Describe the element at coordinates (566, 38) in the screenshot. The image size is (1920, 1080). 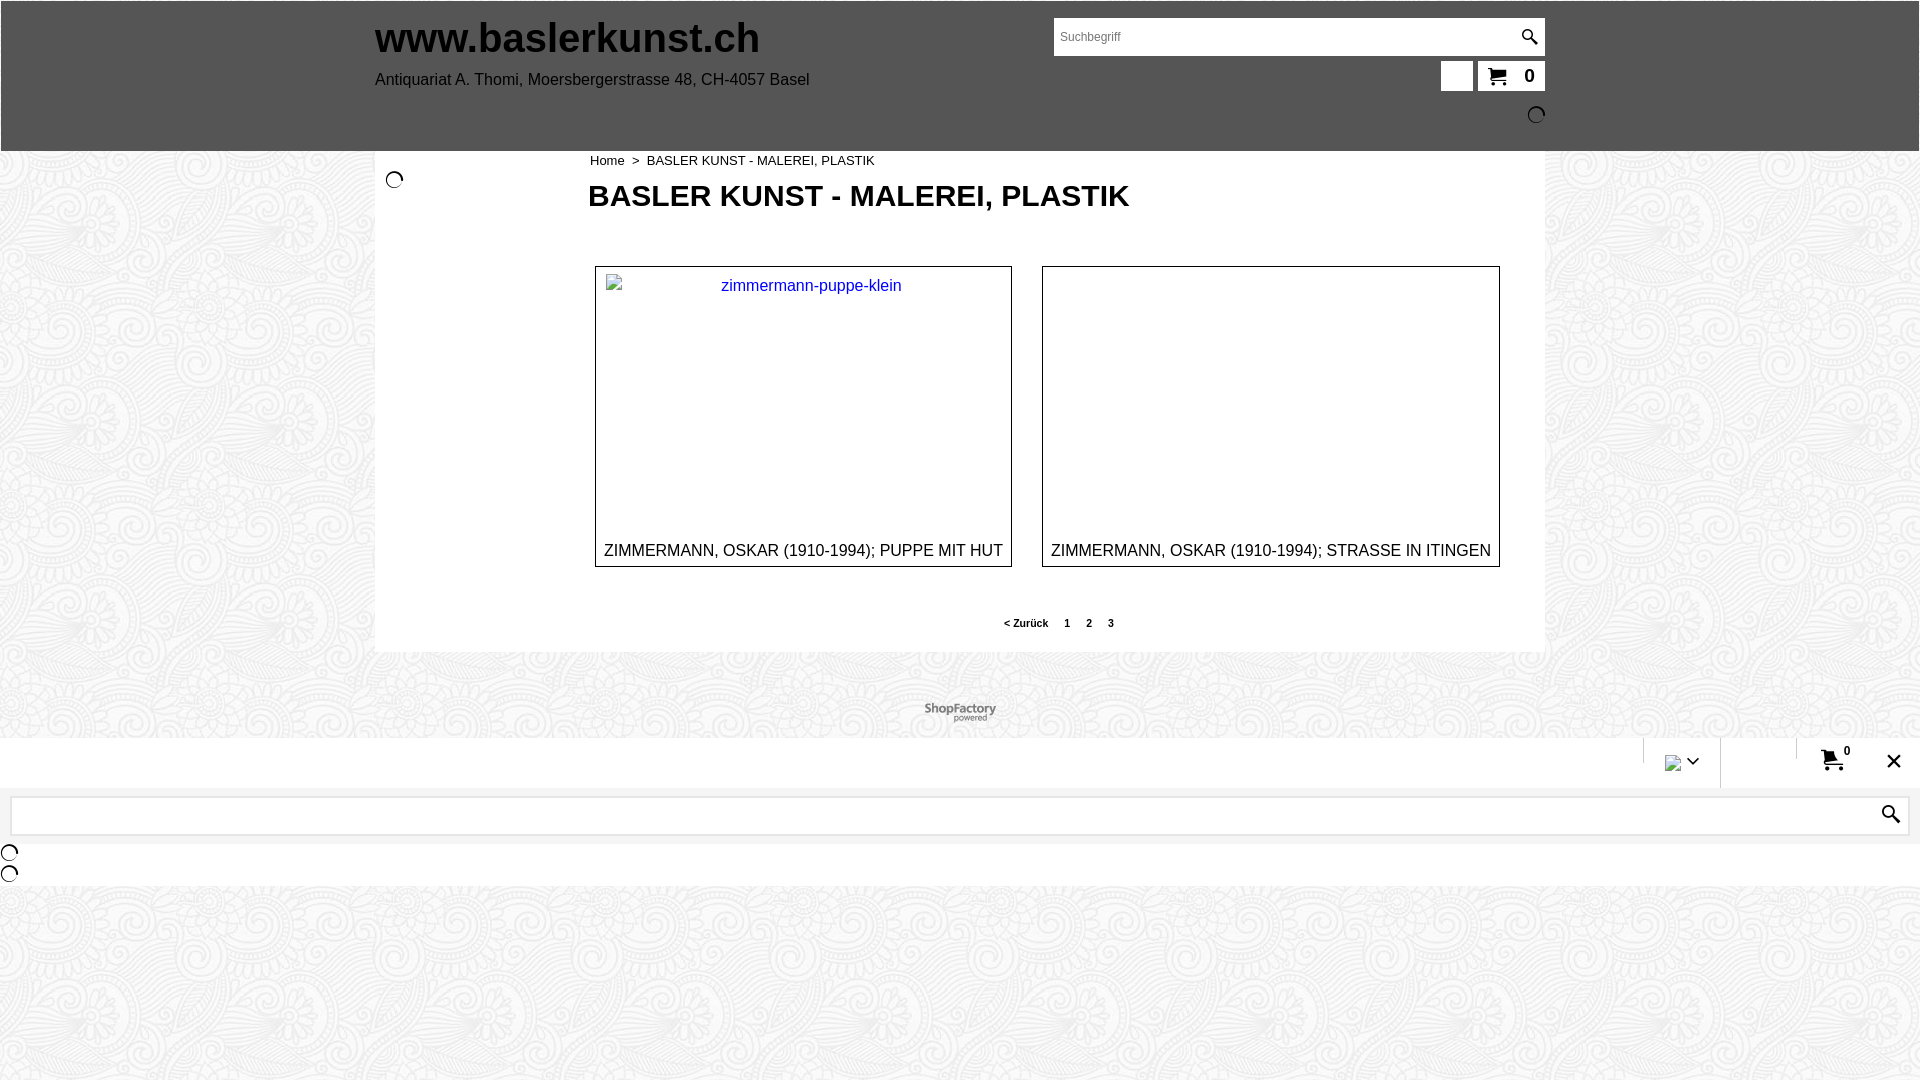
I see `'www.baslerkunst.ch'` at that location.